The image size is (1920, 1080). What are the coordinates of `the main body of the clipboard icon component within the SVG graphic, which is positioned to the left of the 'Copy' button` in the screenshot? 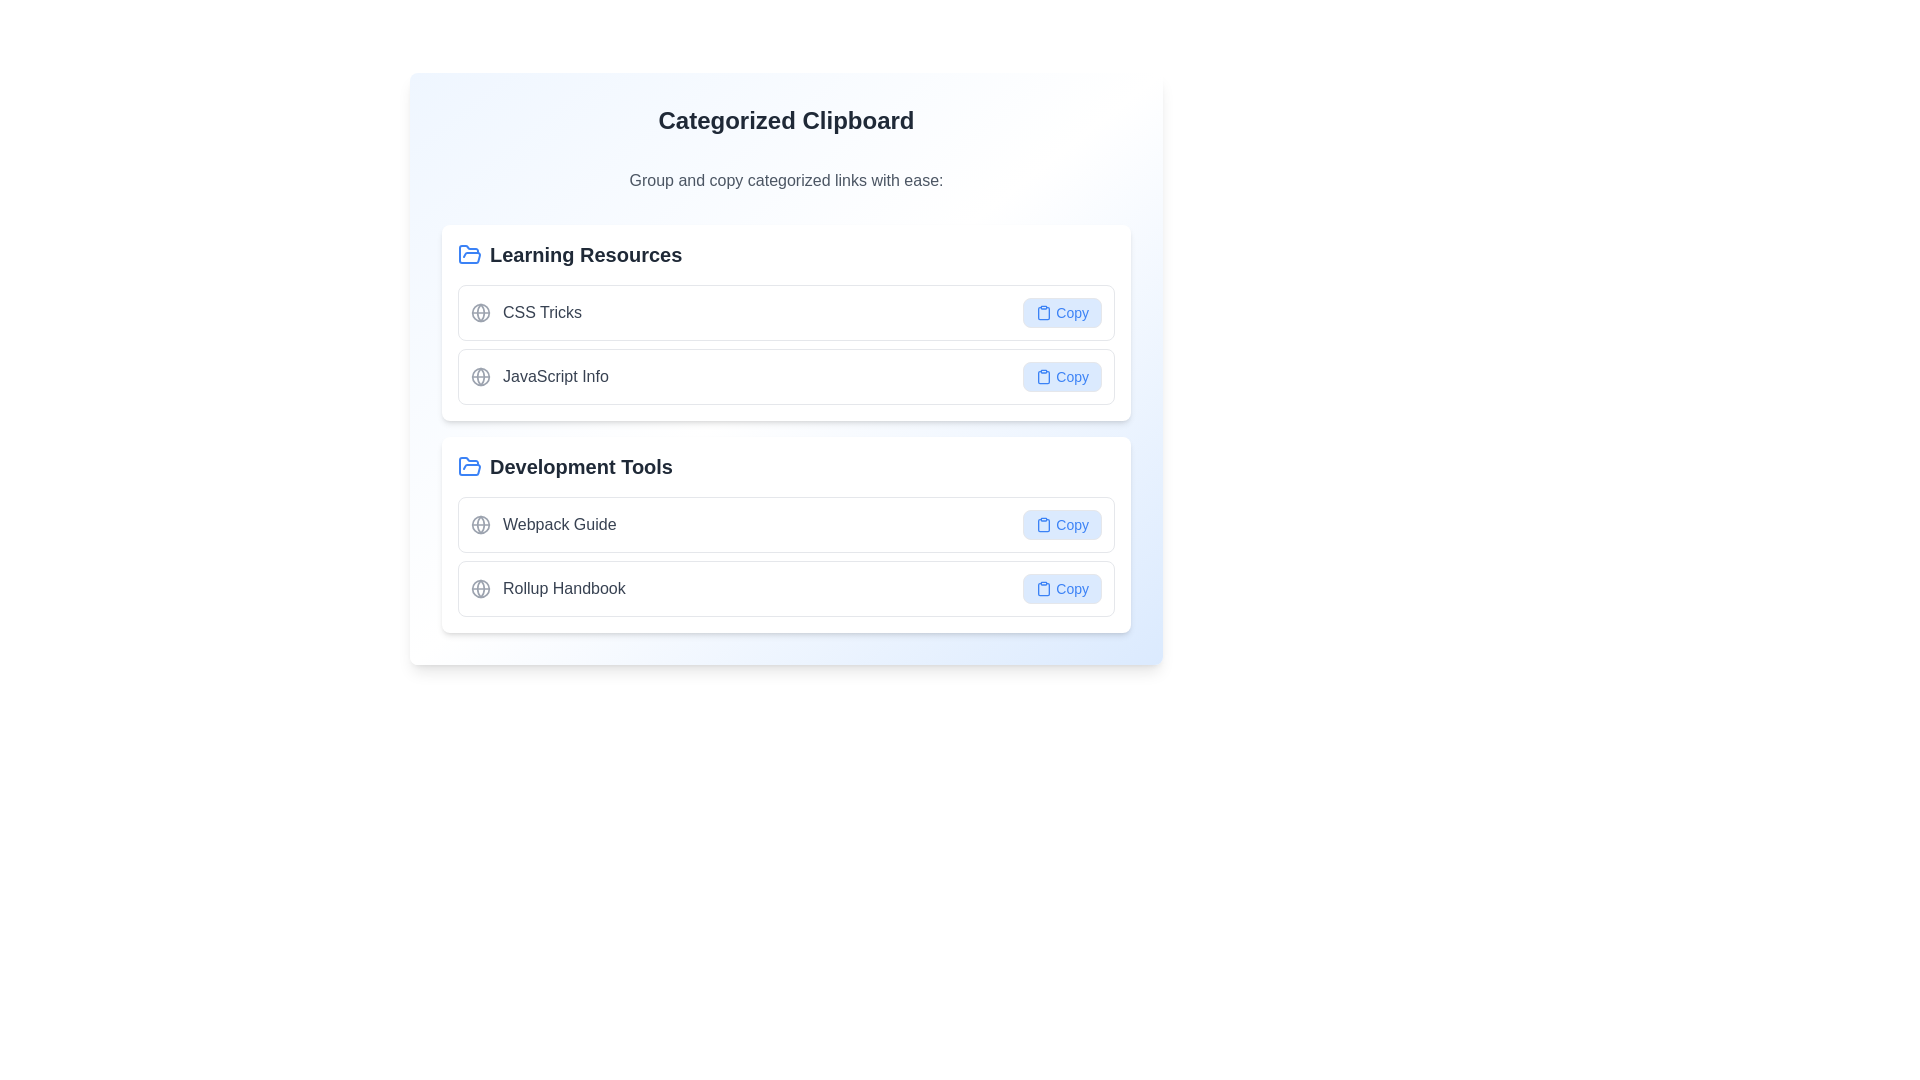 It's located at (1043, 313).